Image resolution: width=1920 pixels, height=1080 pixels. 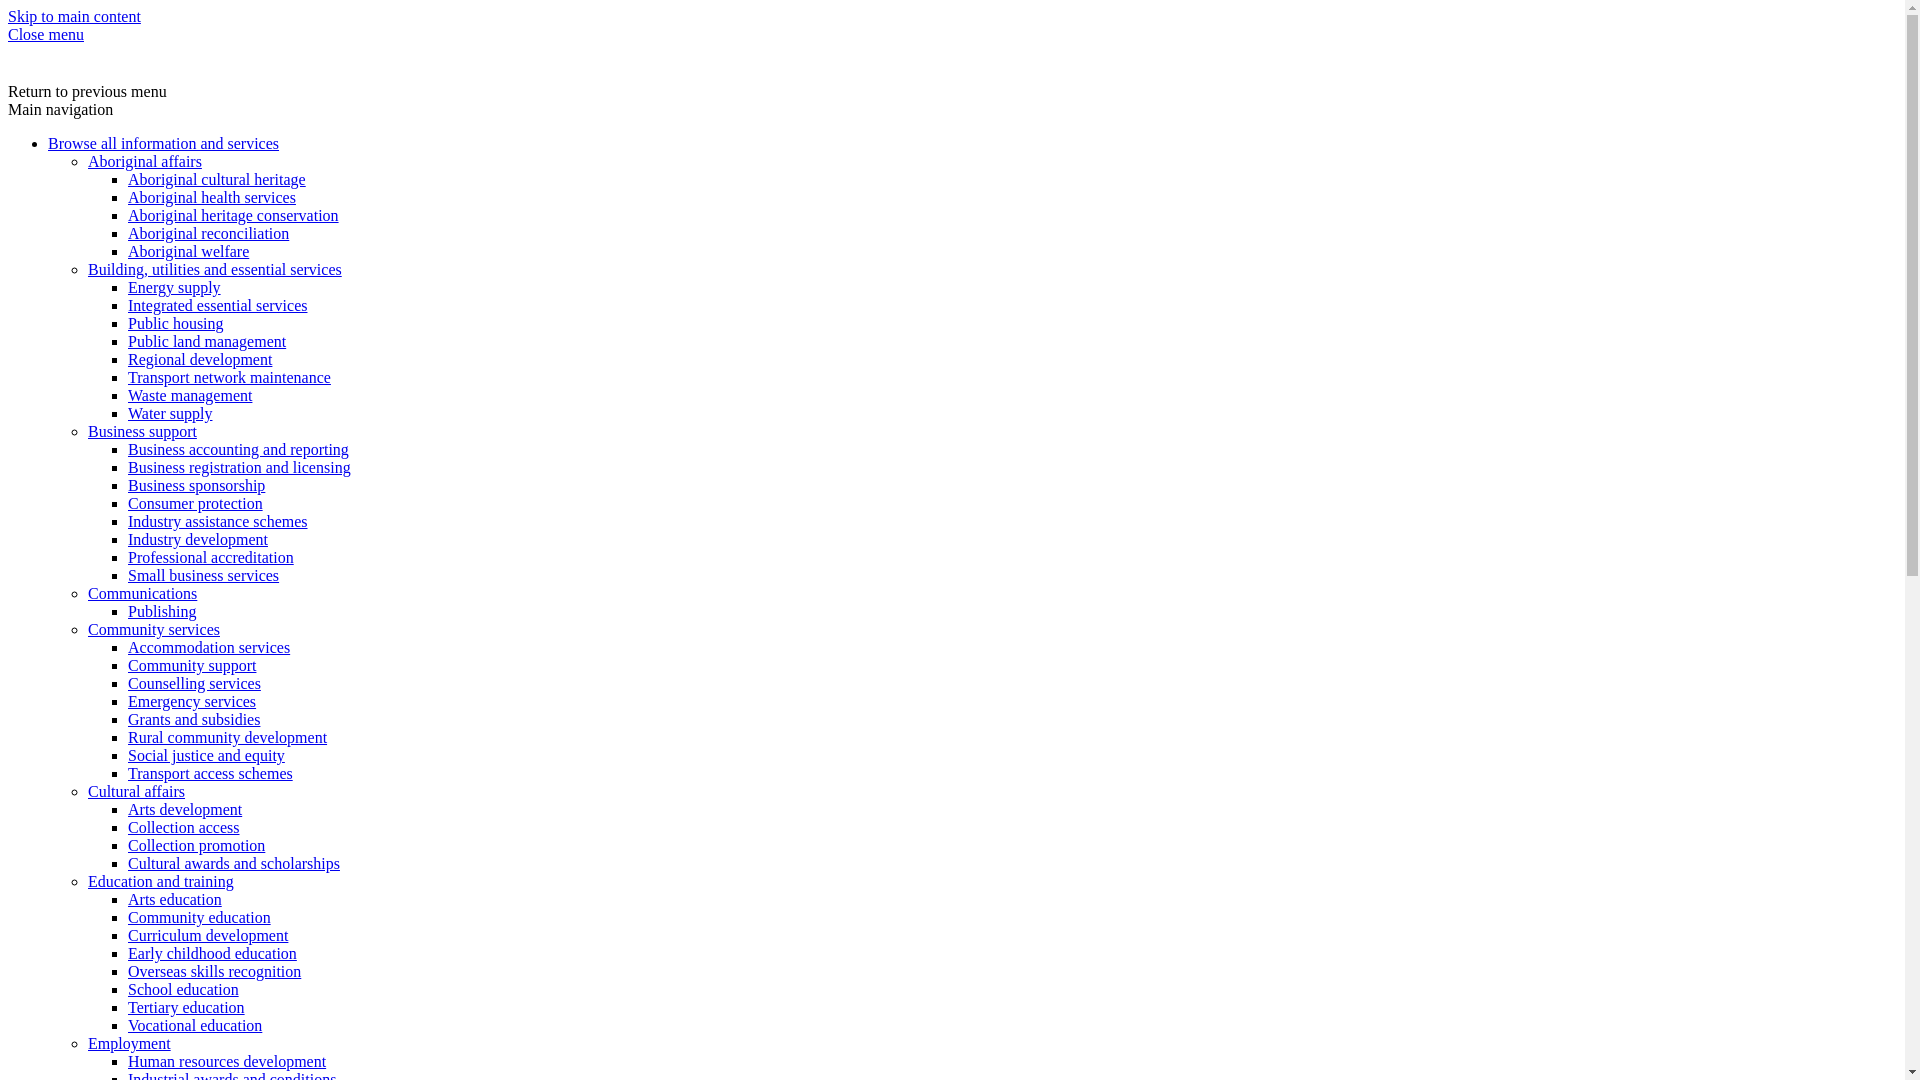 I want to click on 'Transport access schemes', so click(x=210, y=772).